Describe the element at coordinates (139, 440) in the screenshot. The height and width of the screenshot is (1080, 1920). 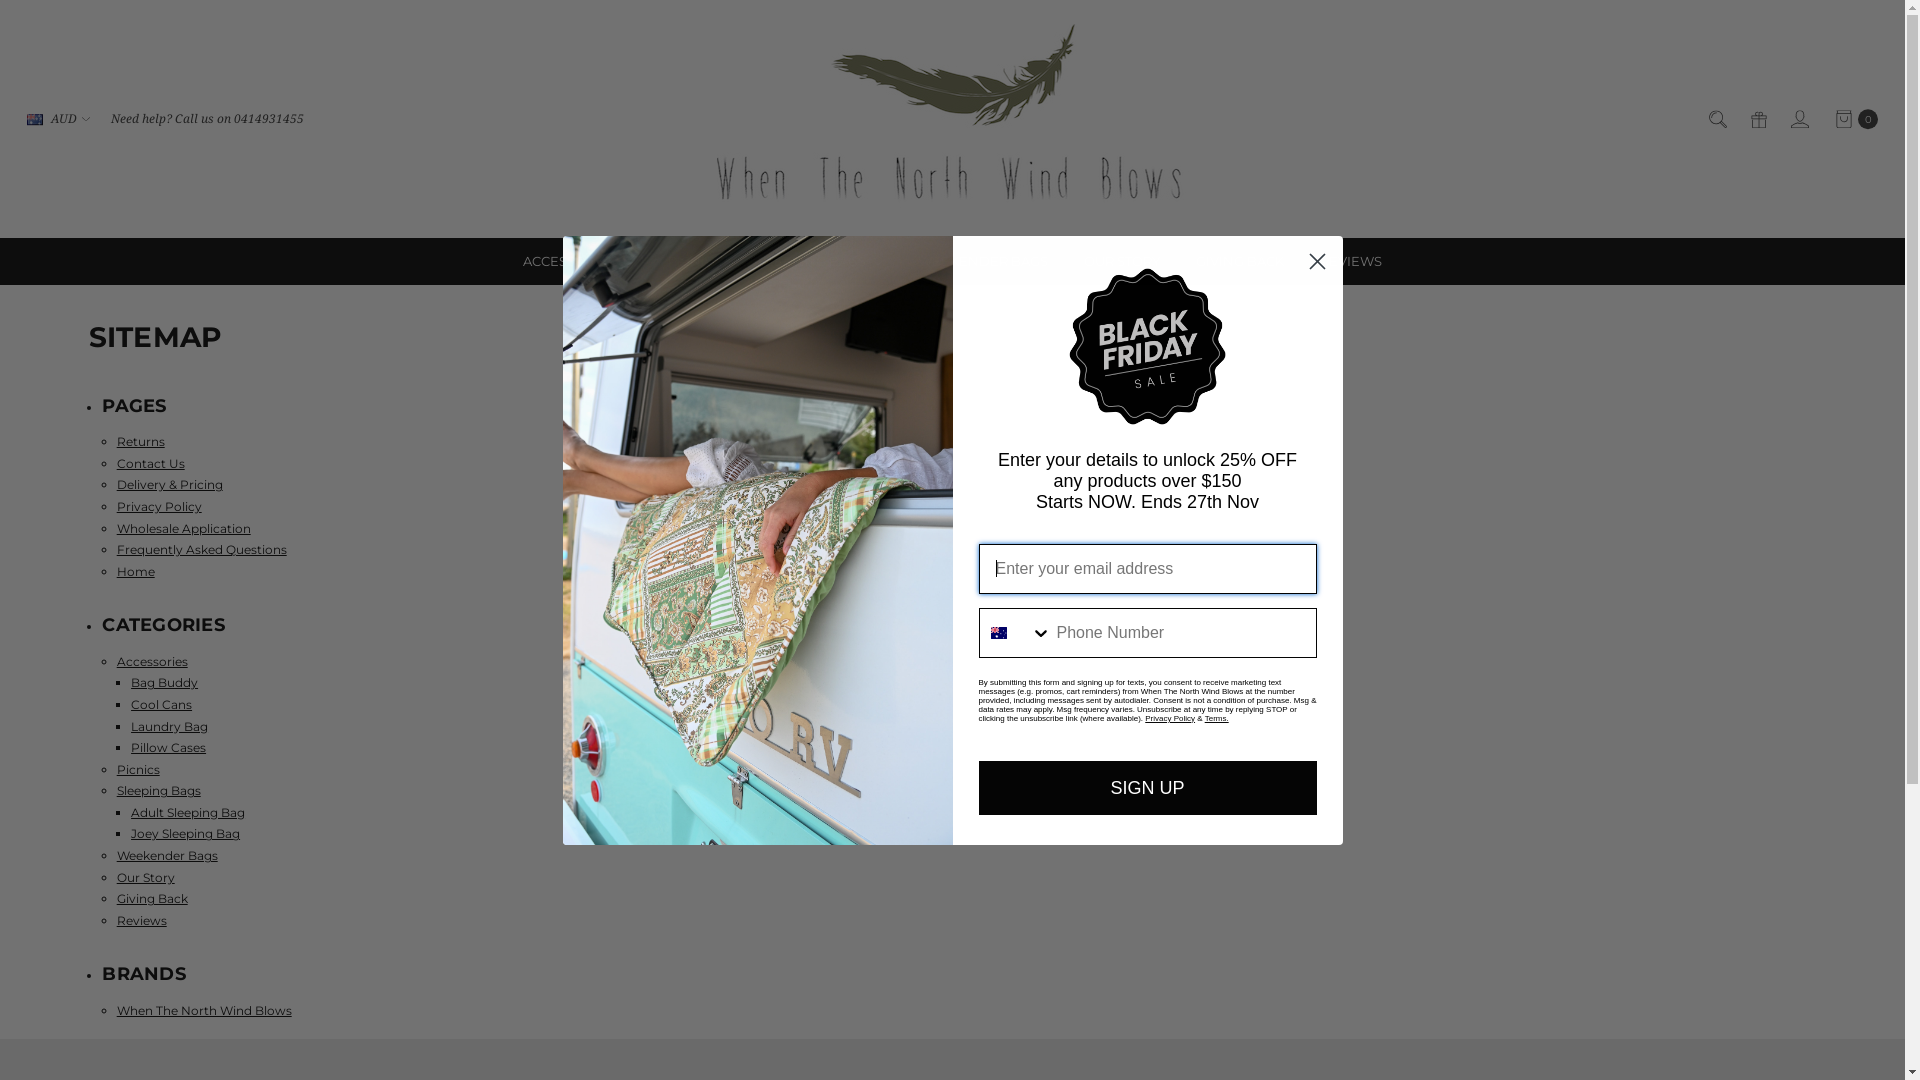
I see `'Returns'` at that location.